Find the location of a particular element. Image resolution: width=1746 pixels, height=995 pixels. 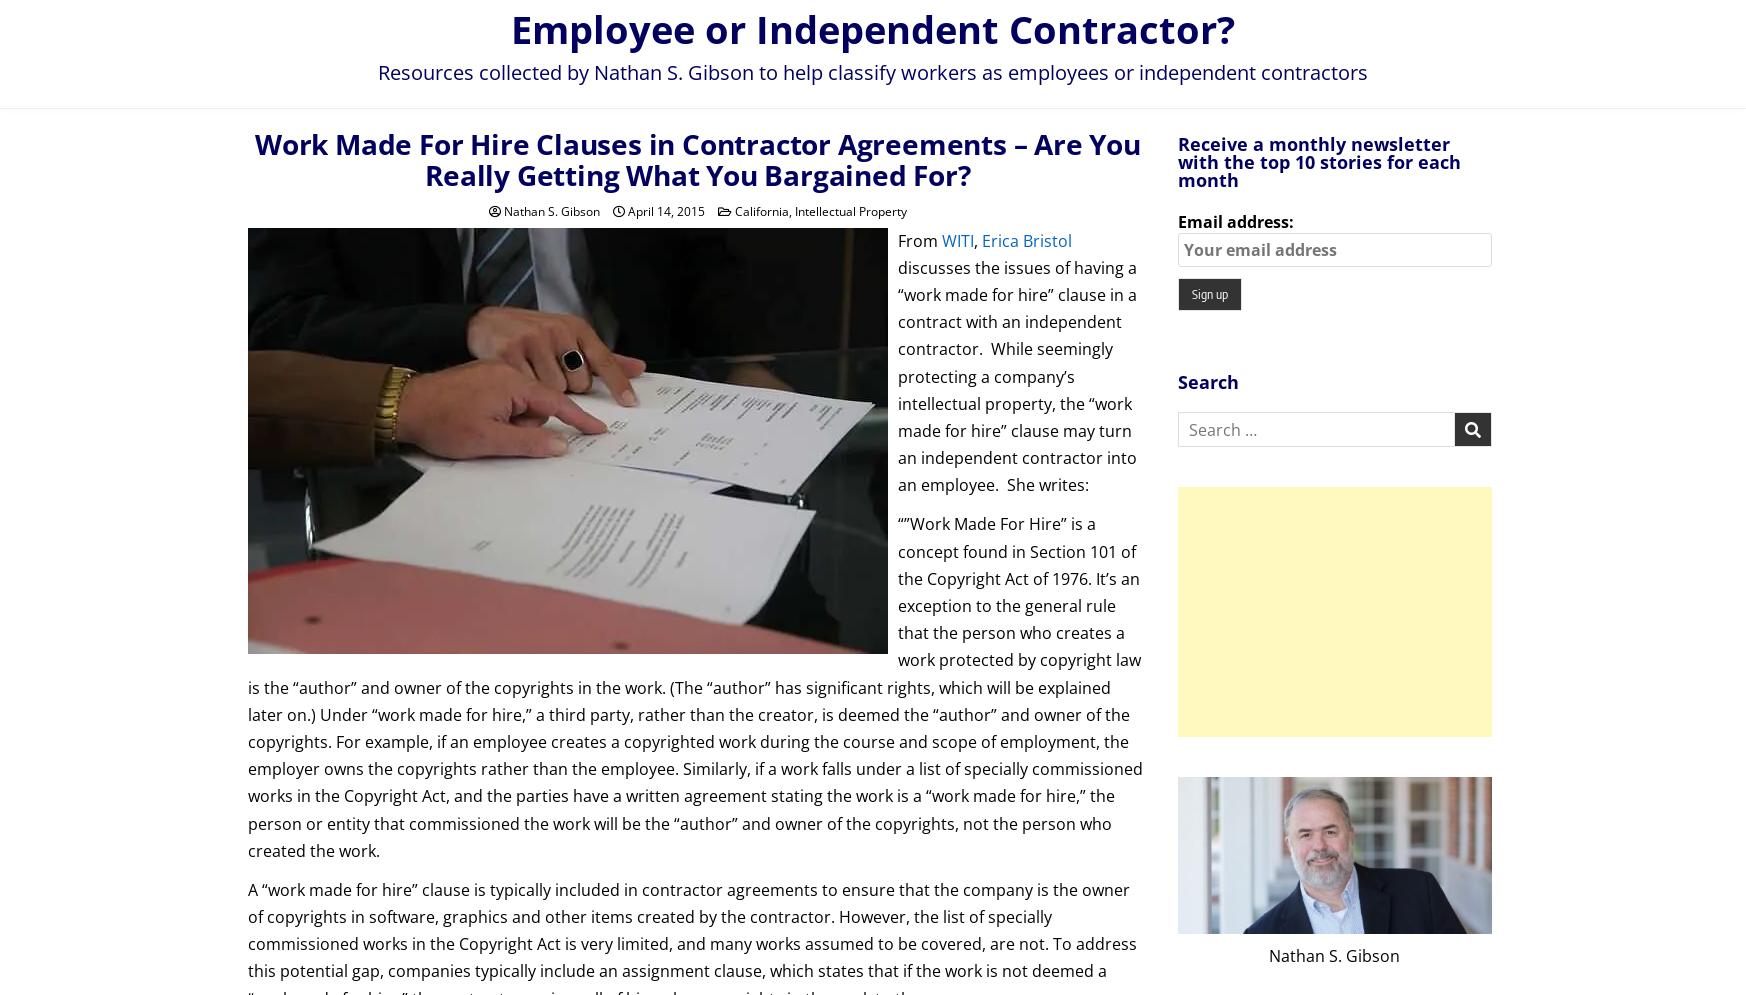

'Employee or Independent Contractor?' is located at coordinates (873, 28).